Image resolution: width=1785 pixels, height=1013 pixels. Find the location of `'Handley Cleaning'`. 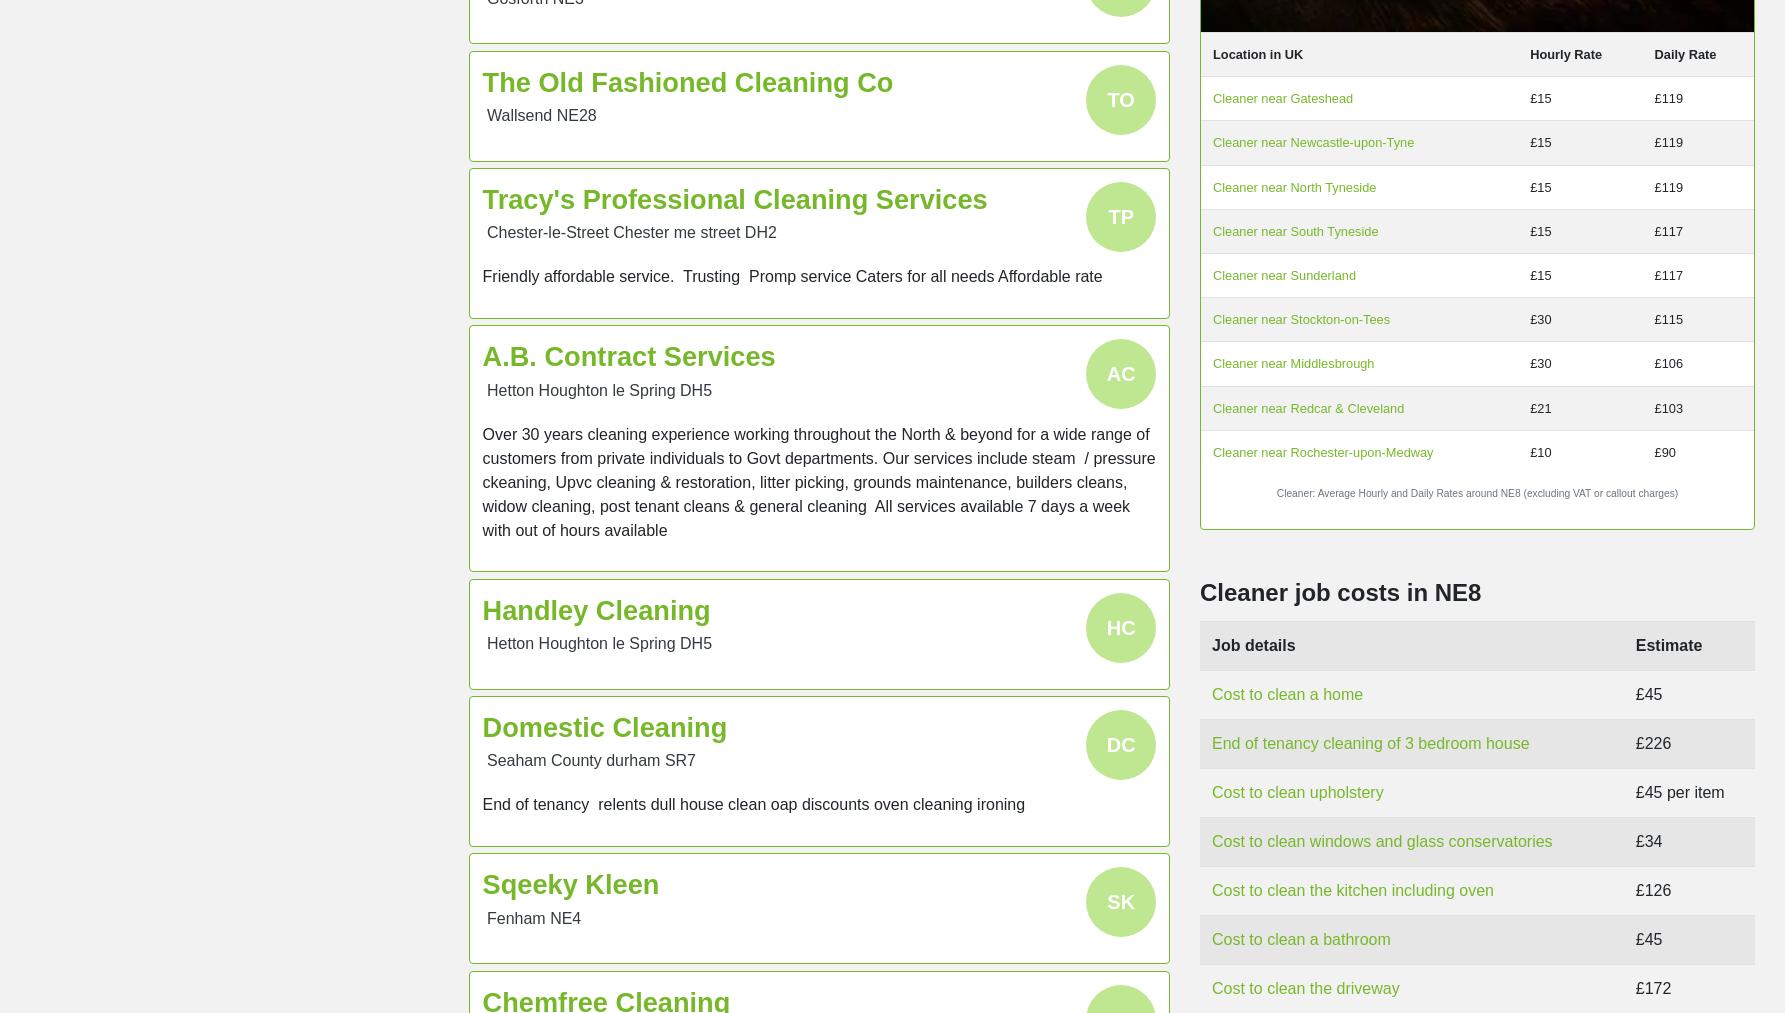

'Handley Cleaning' is located at coordinates (596, 608).